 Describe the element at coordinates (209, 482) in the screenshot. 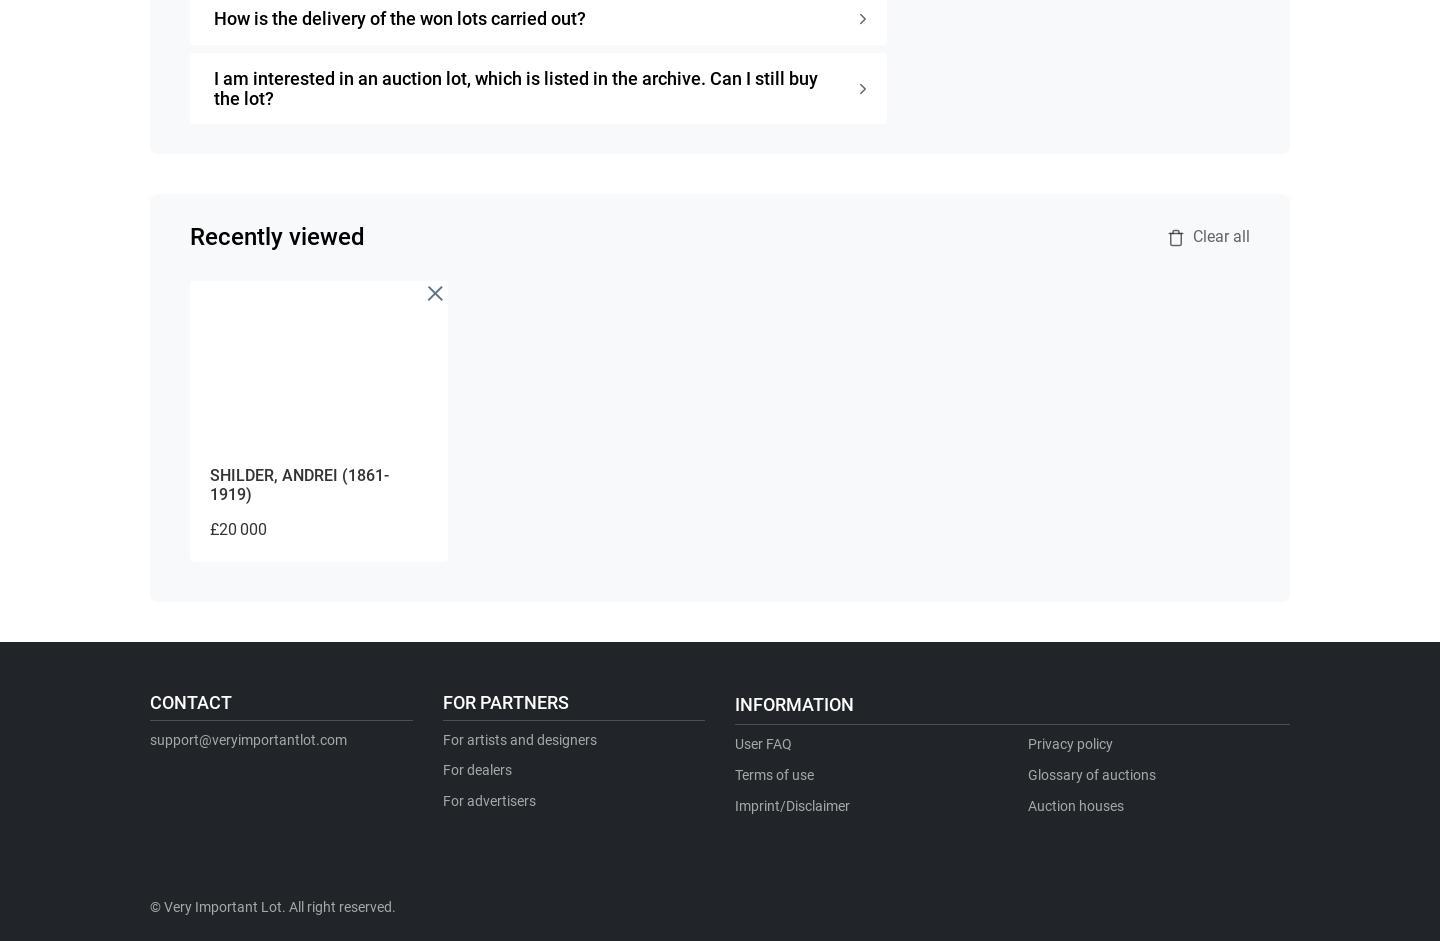

I see `'SHILDER, ANDREI (1861-1919)'` at that location.